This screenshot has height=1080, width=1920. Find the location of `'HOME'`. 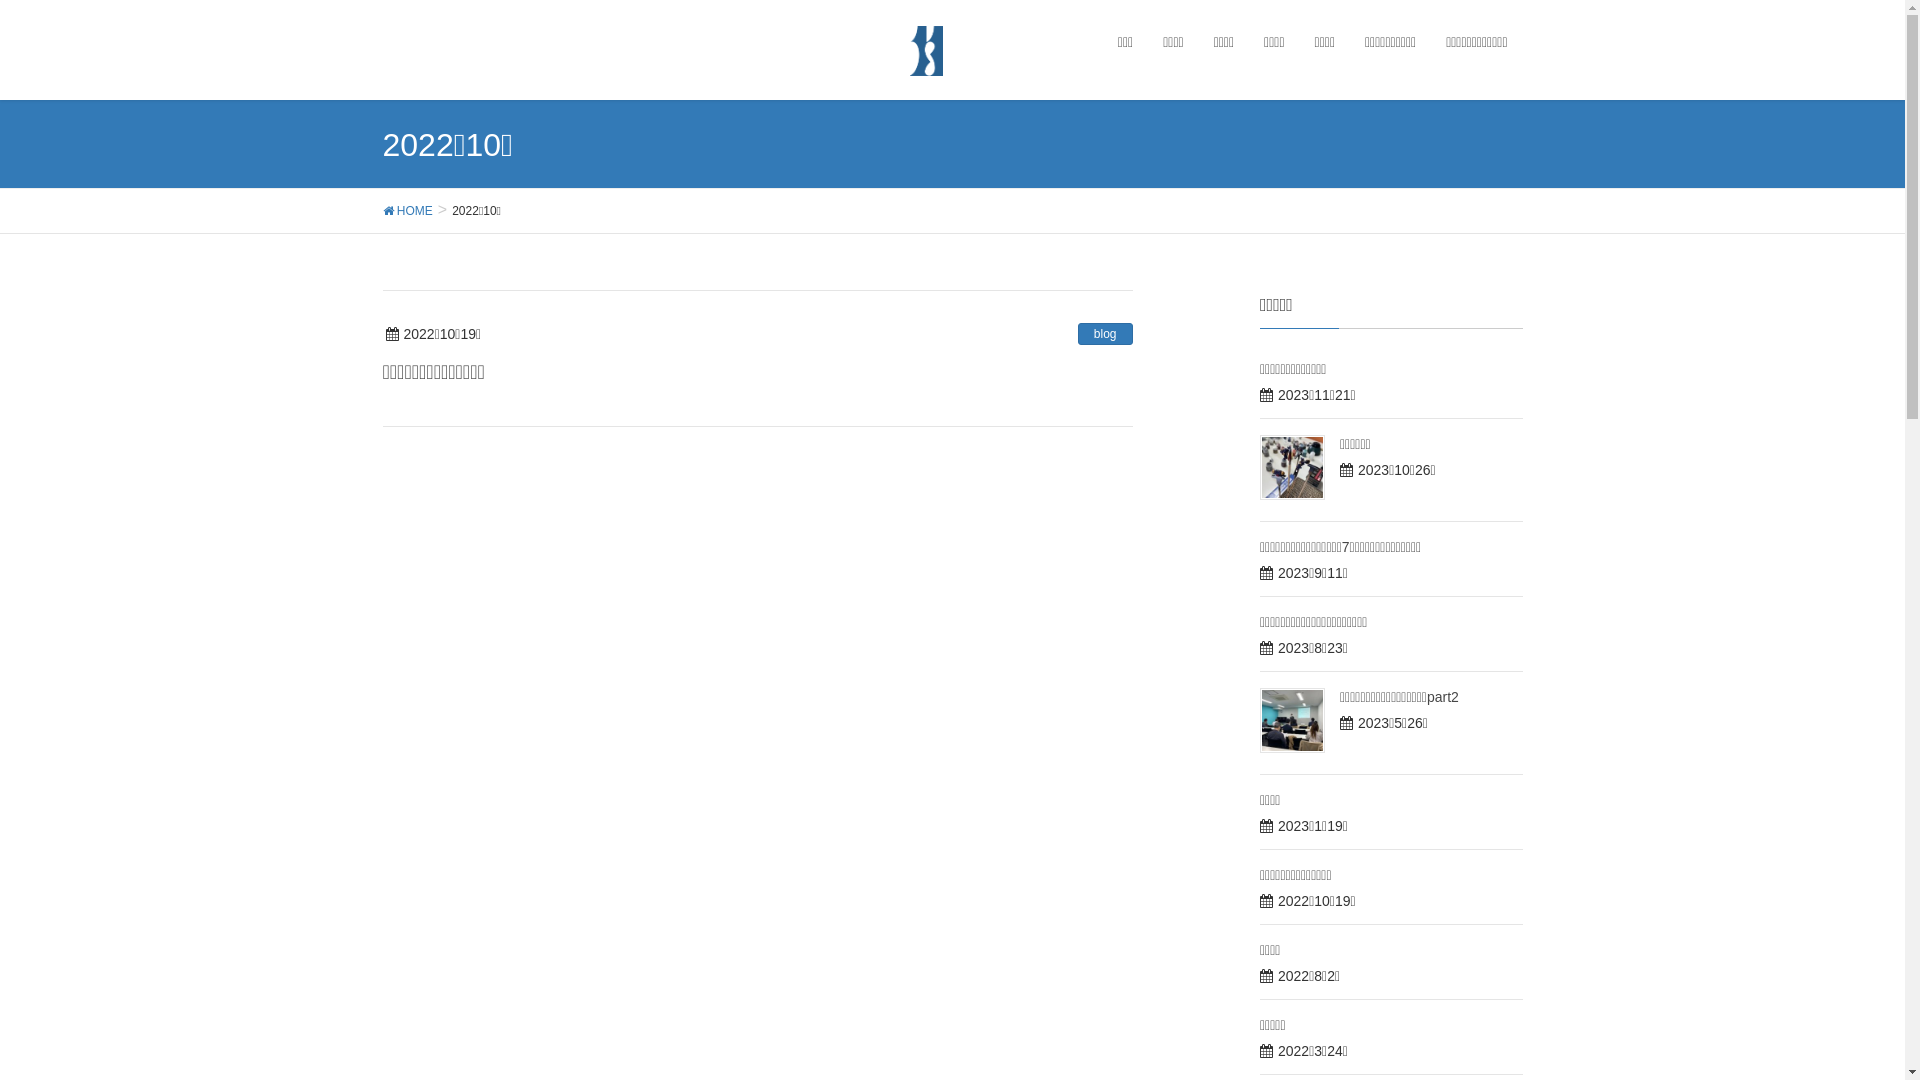

'HOME' is located at coordinates (406, 209).